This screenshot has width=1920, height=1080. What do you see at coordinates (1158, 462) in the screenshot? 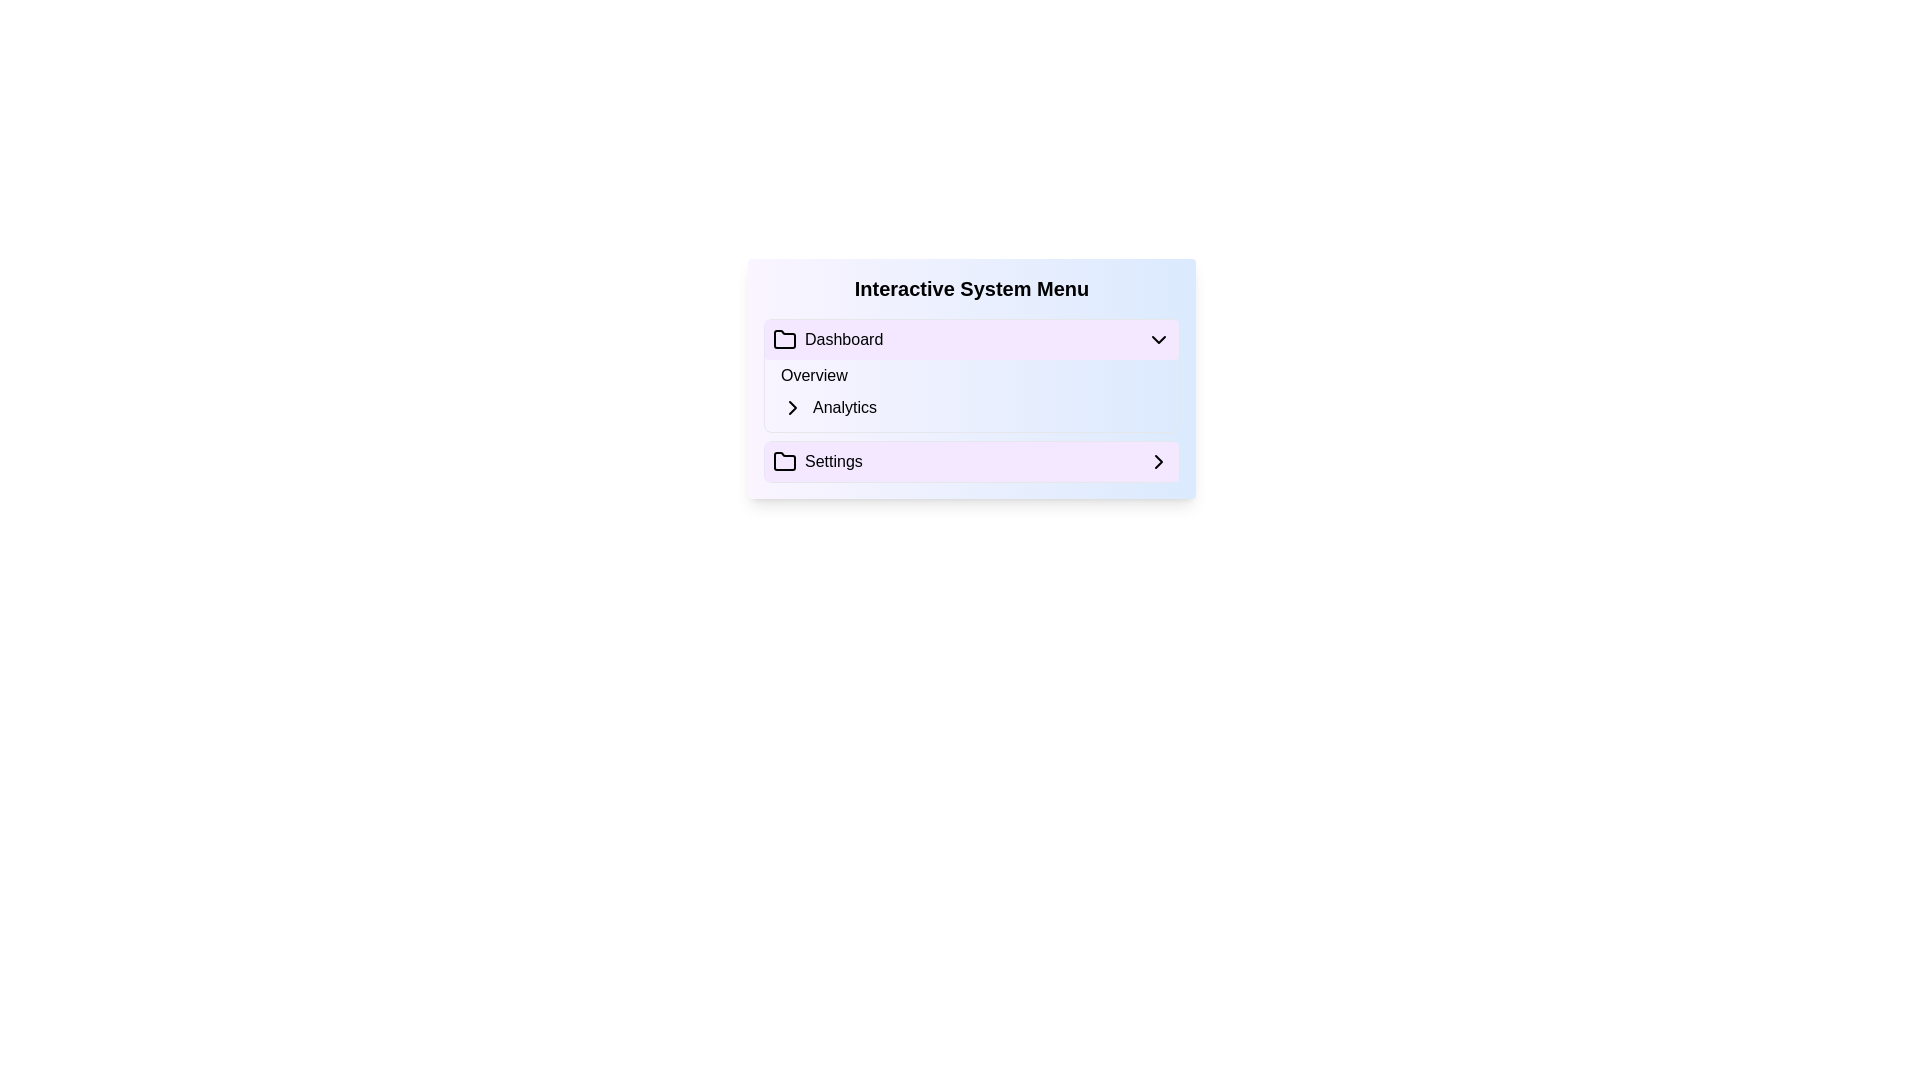
I see `the right chevron icon located in the Settings section` at bounding box center [1158, 462].